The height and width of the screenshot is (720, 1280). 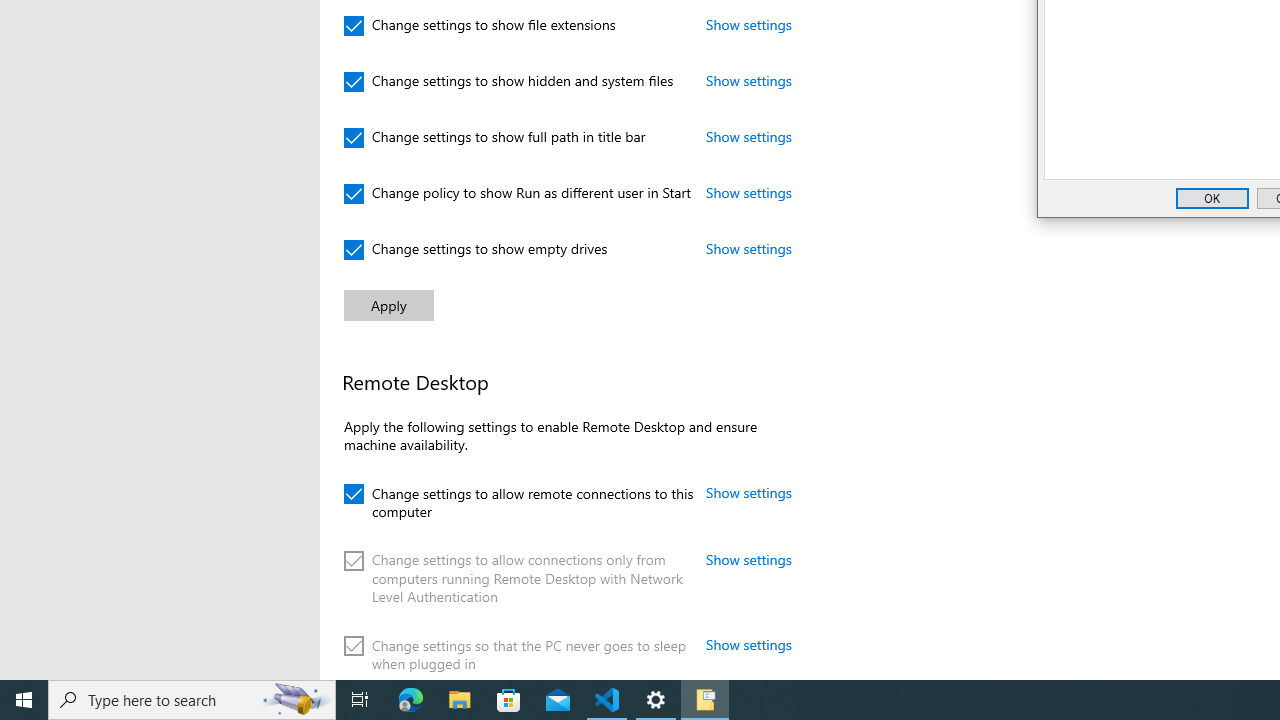 What do you see at coordinates (294, 698) in the screenshot?
I see `'Search highlights icon opens search home window'` at bounding box center [294, 698].